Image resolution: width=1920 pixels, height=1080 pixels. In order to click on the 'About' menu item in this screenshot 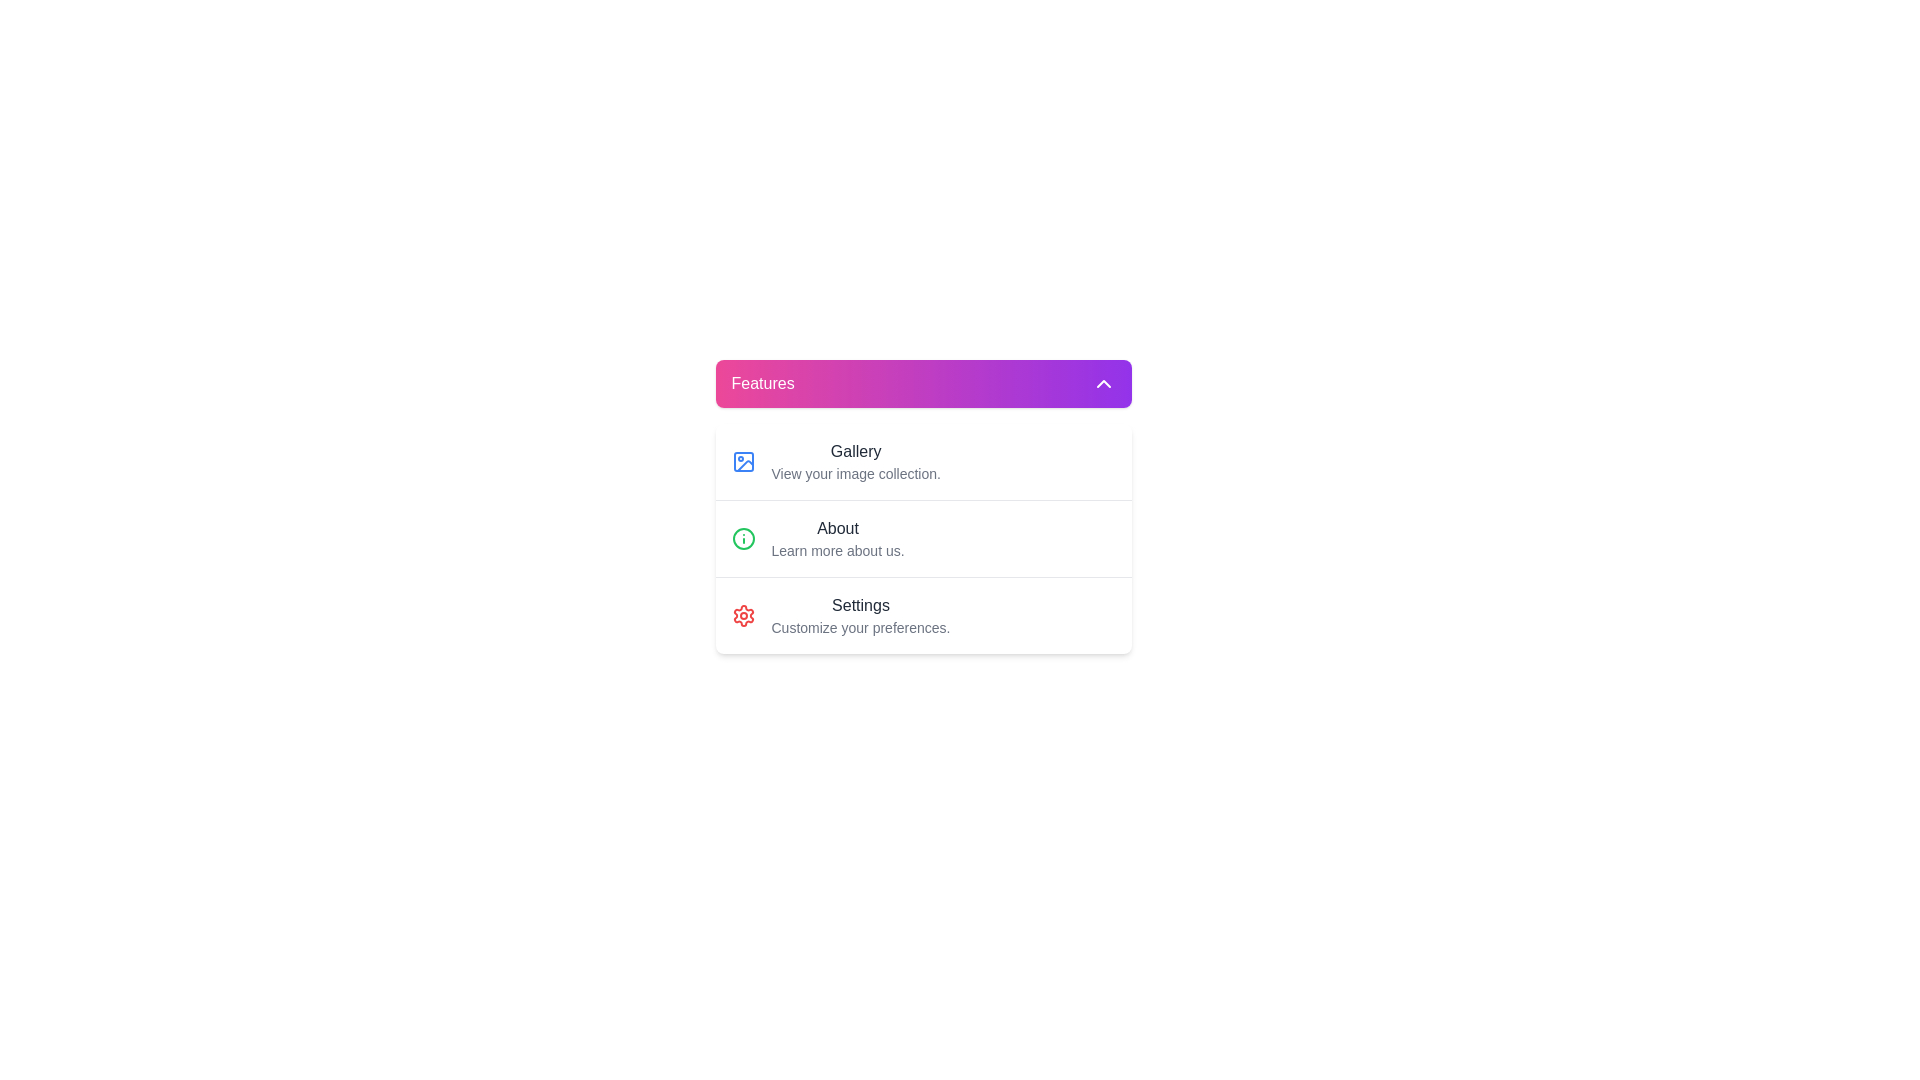, I will do `click(922, 520)`.